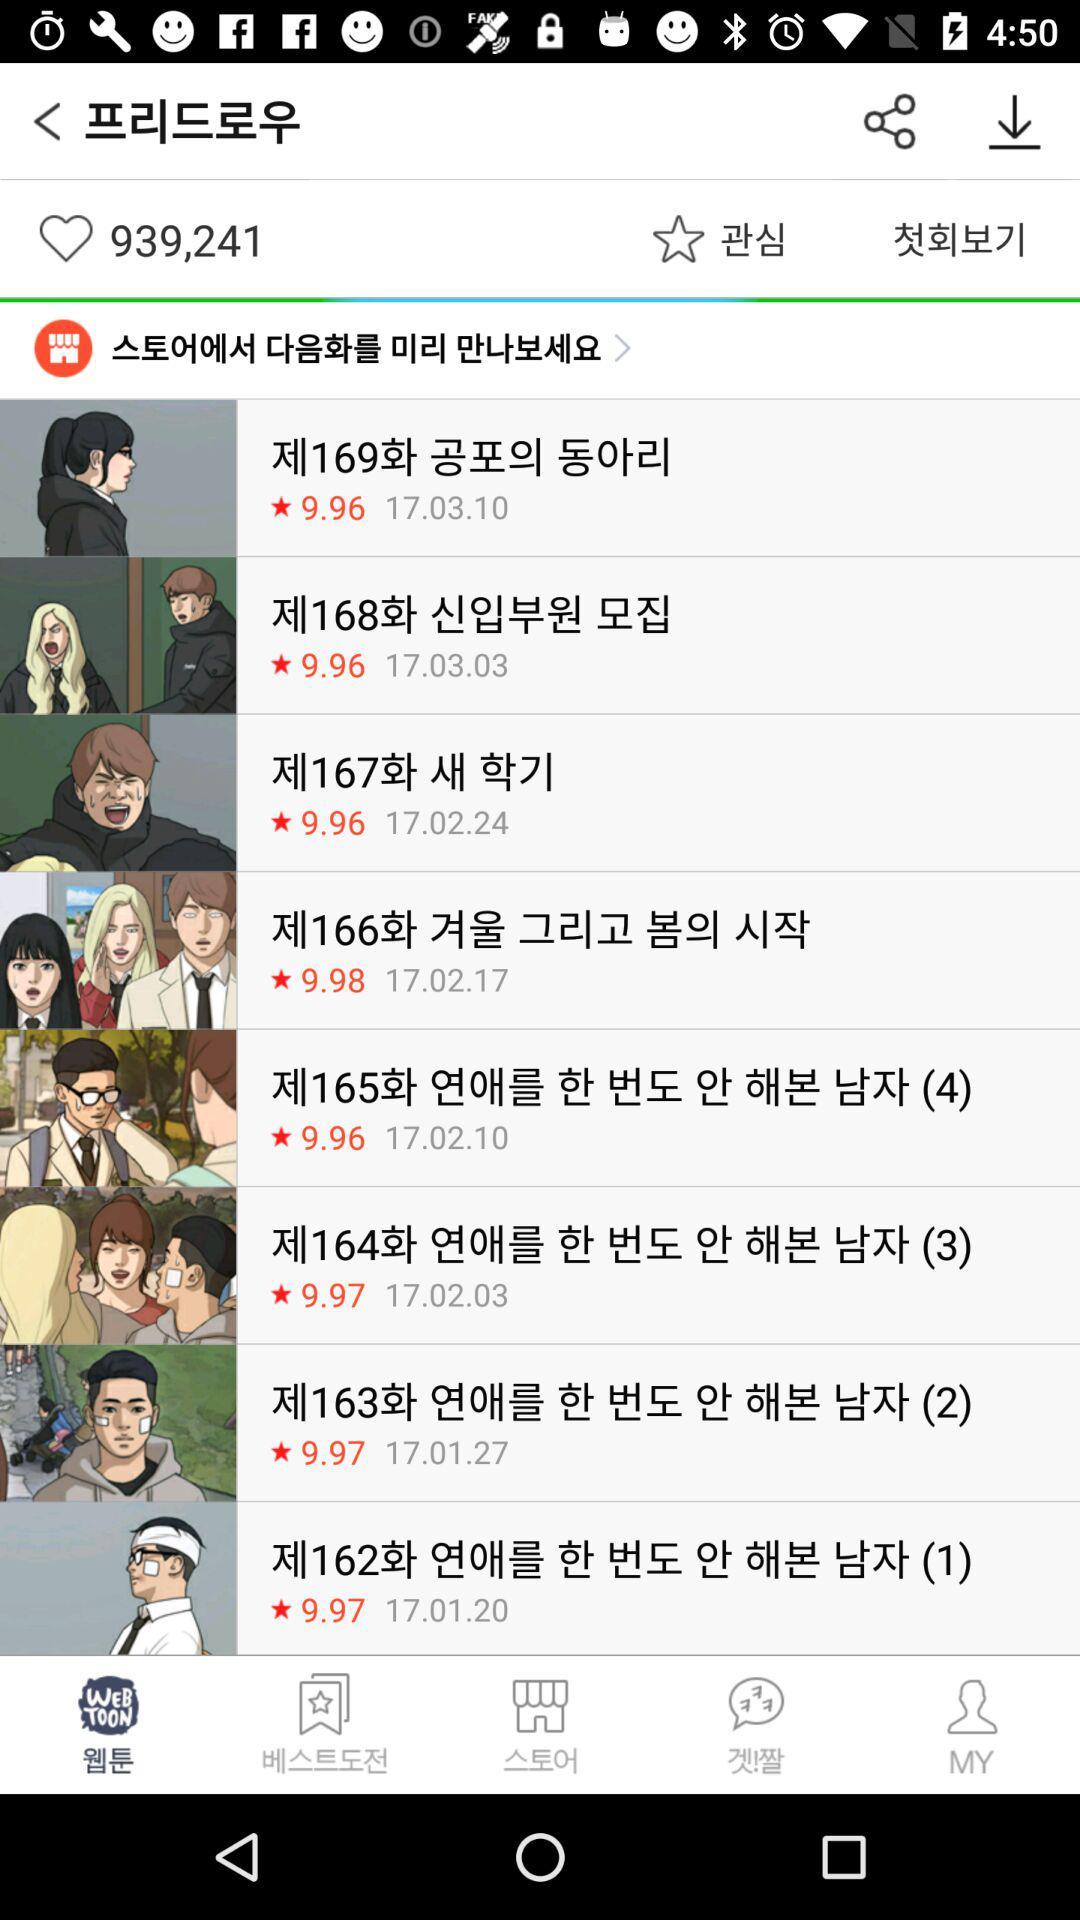 The height and width of the screenshot is (1920, 1080). I want to click on the bookmark option in the bottom, so click(323, 1723).